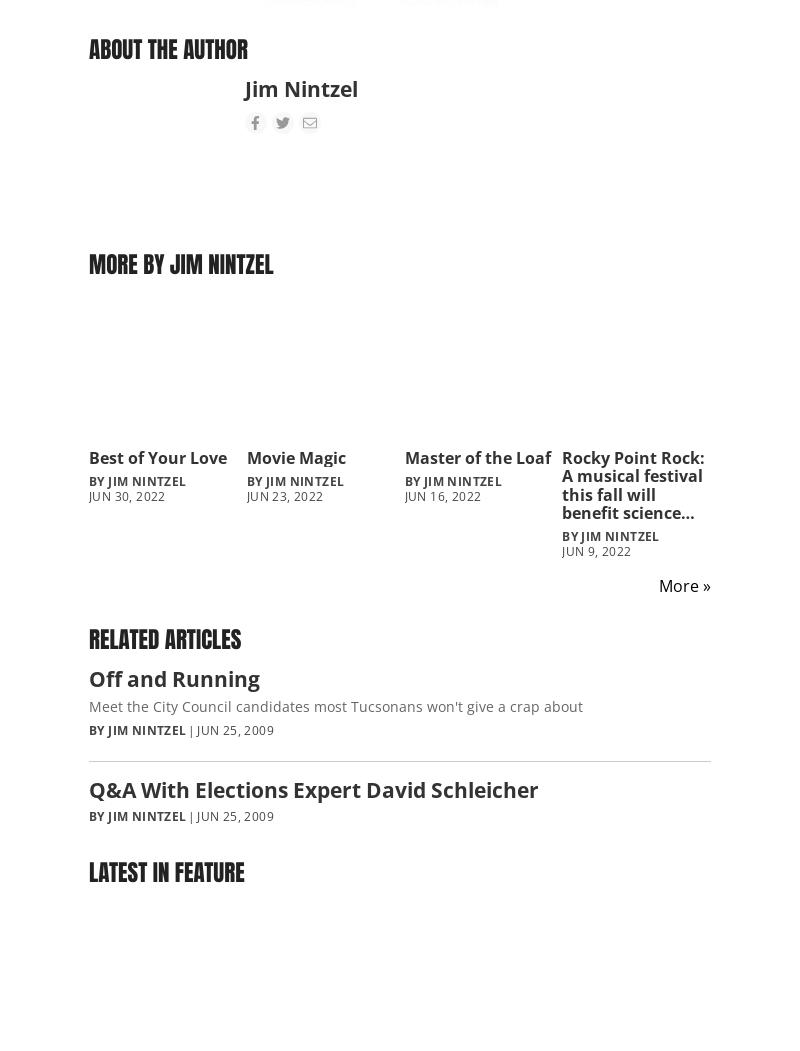 The height and width of the screenshot is (1051, 800). I want to click on 'Jim Nintzel', so click(243, 87).